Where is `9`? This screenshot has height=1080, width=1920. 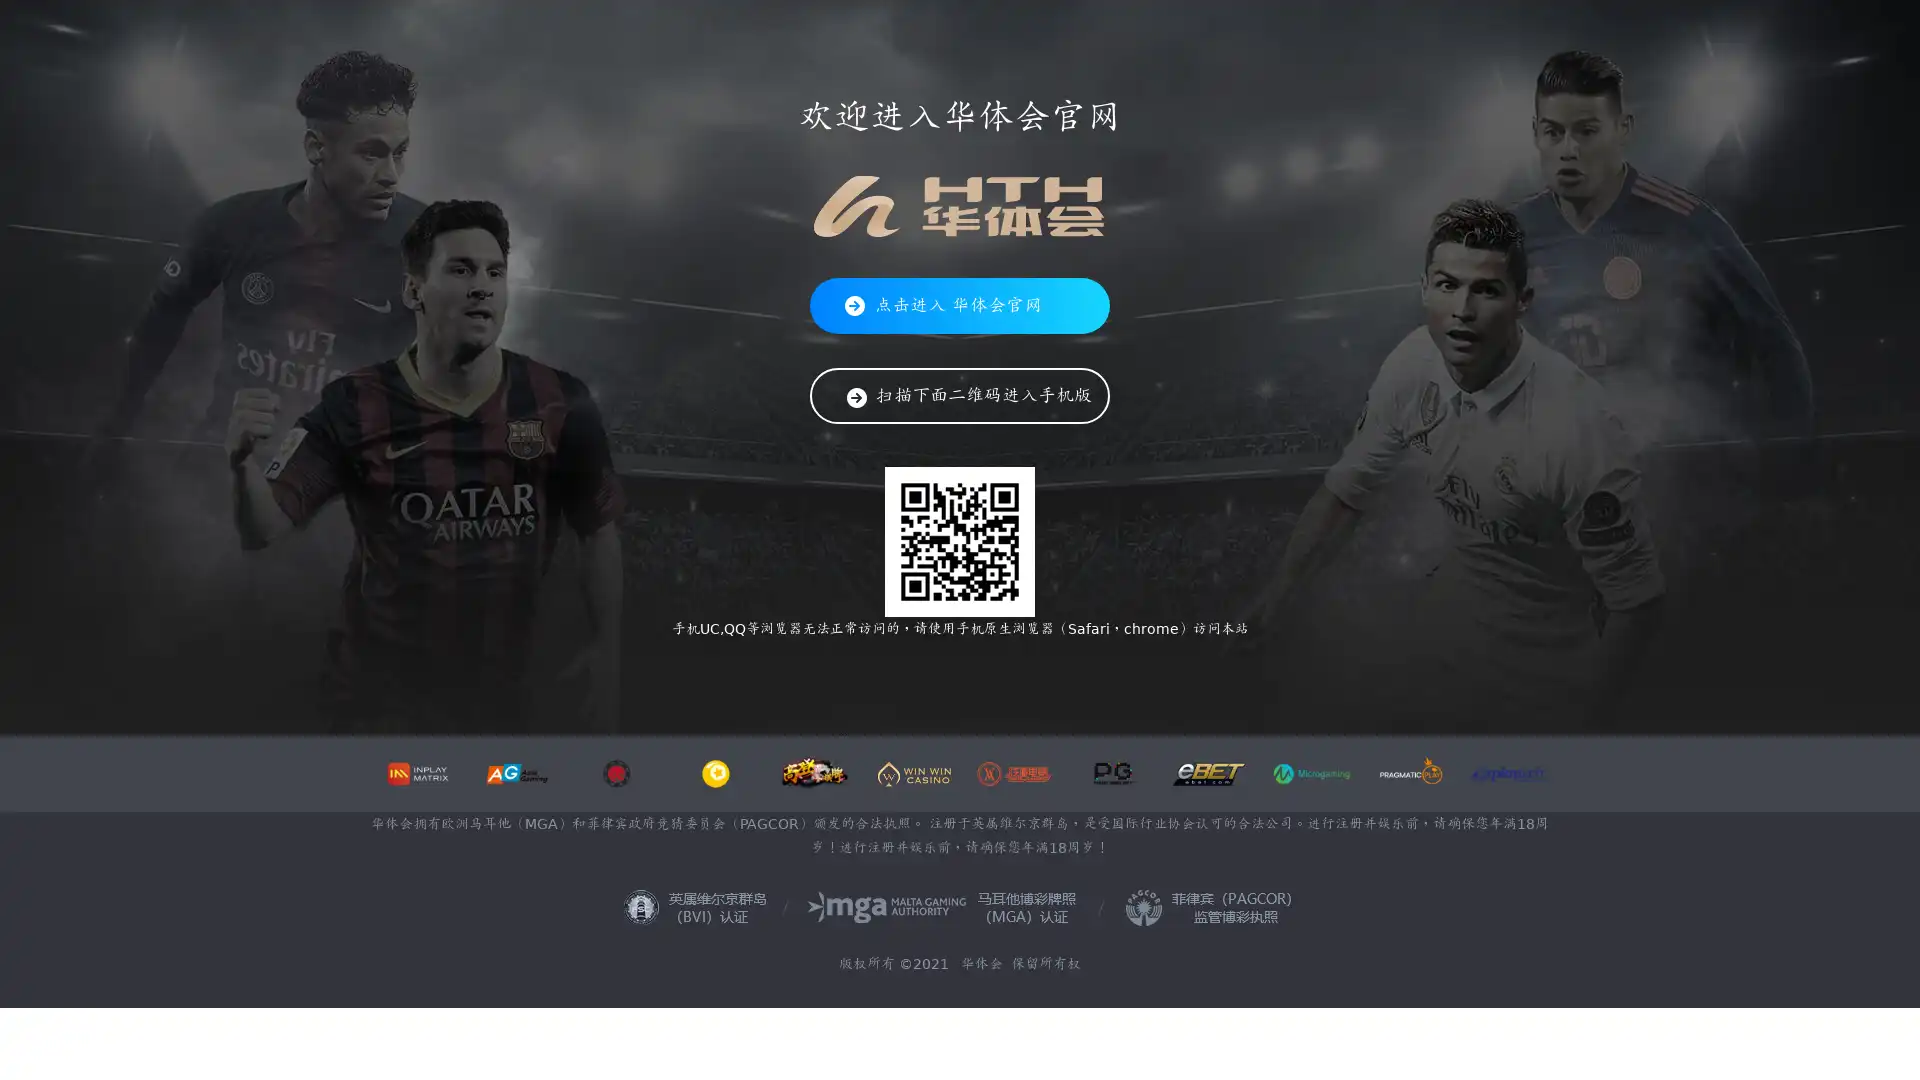 9 is located at coordinates (947, 666).